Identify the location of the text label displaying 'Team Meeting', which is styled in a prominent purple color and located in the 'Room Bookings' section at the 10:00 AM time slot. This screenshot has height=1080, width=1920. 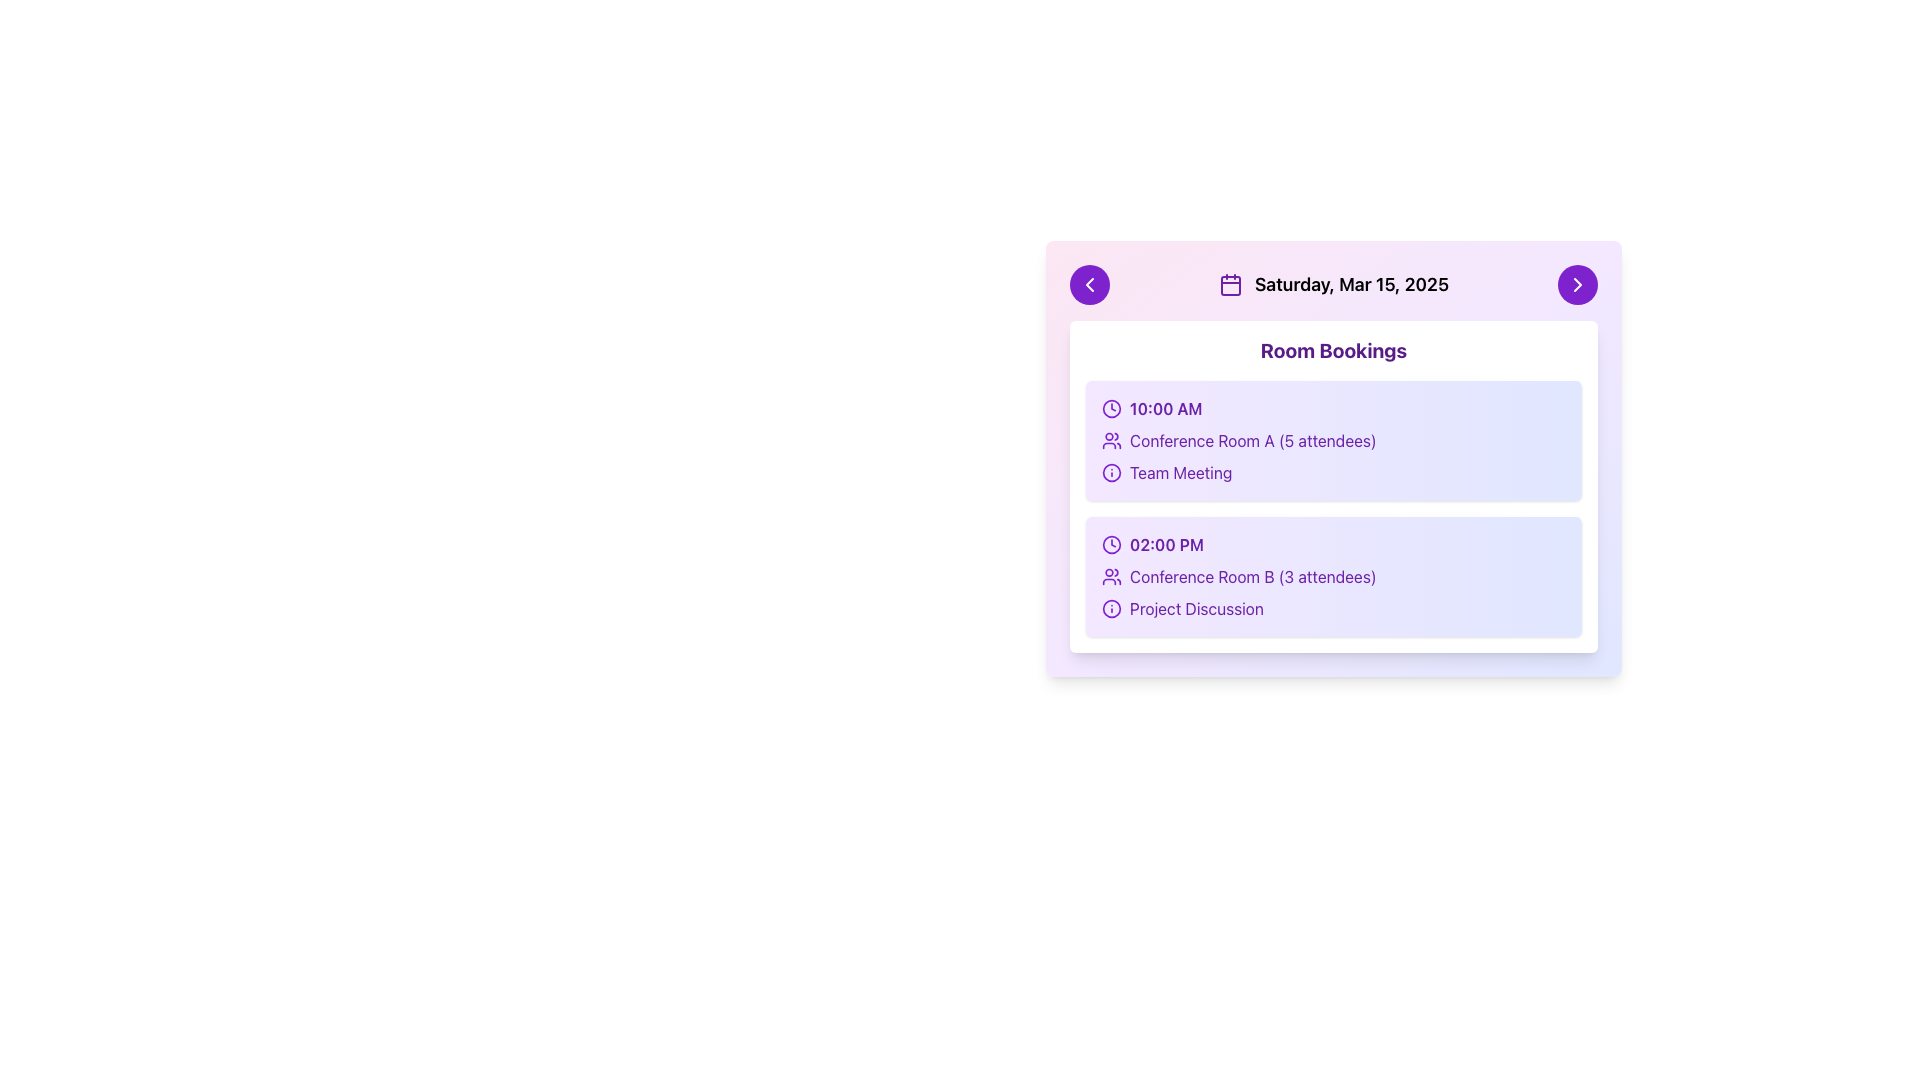
(1181, 473).